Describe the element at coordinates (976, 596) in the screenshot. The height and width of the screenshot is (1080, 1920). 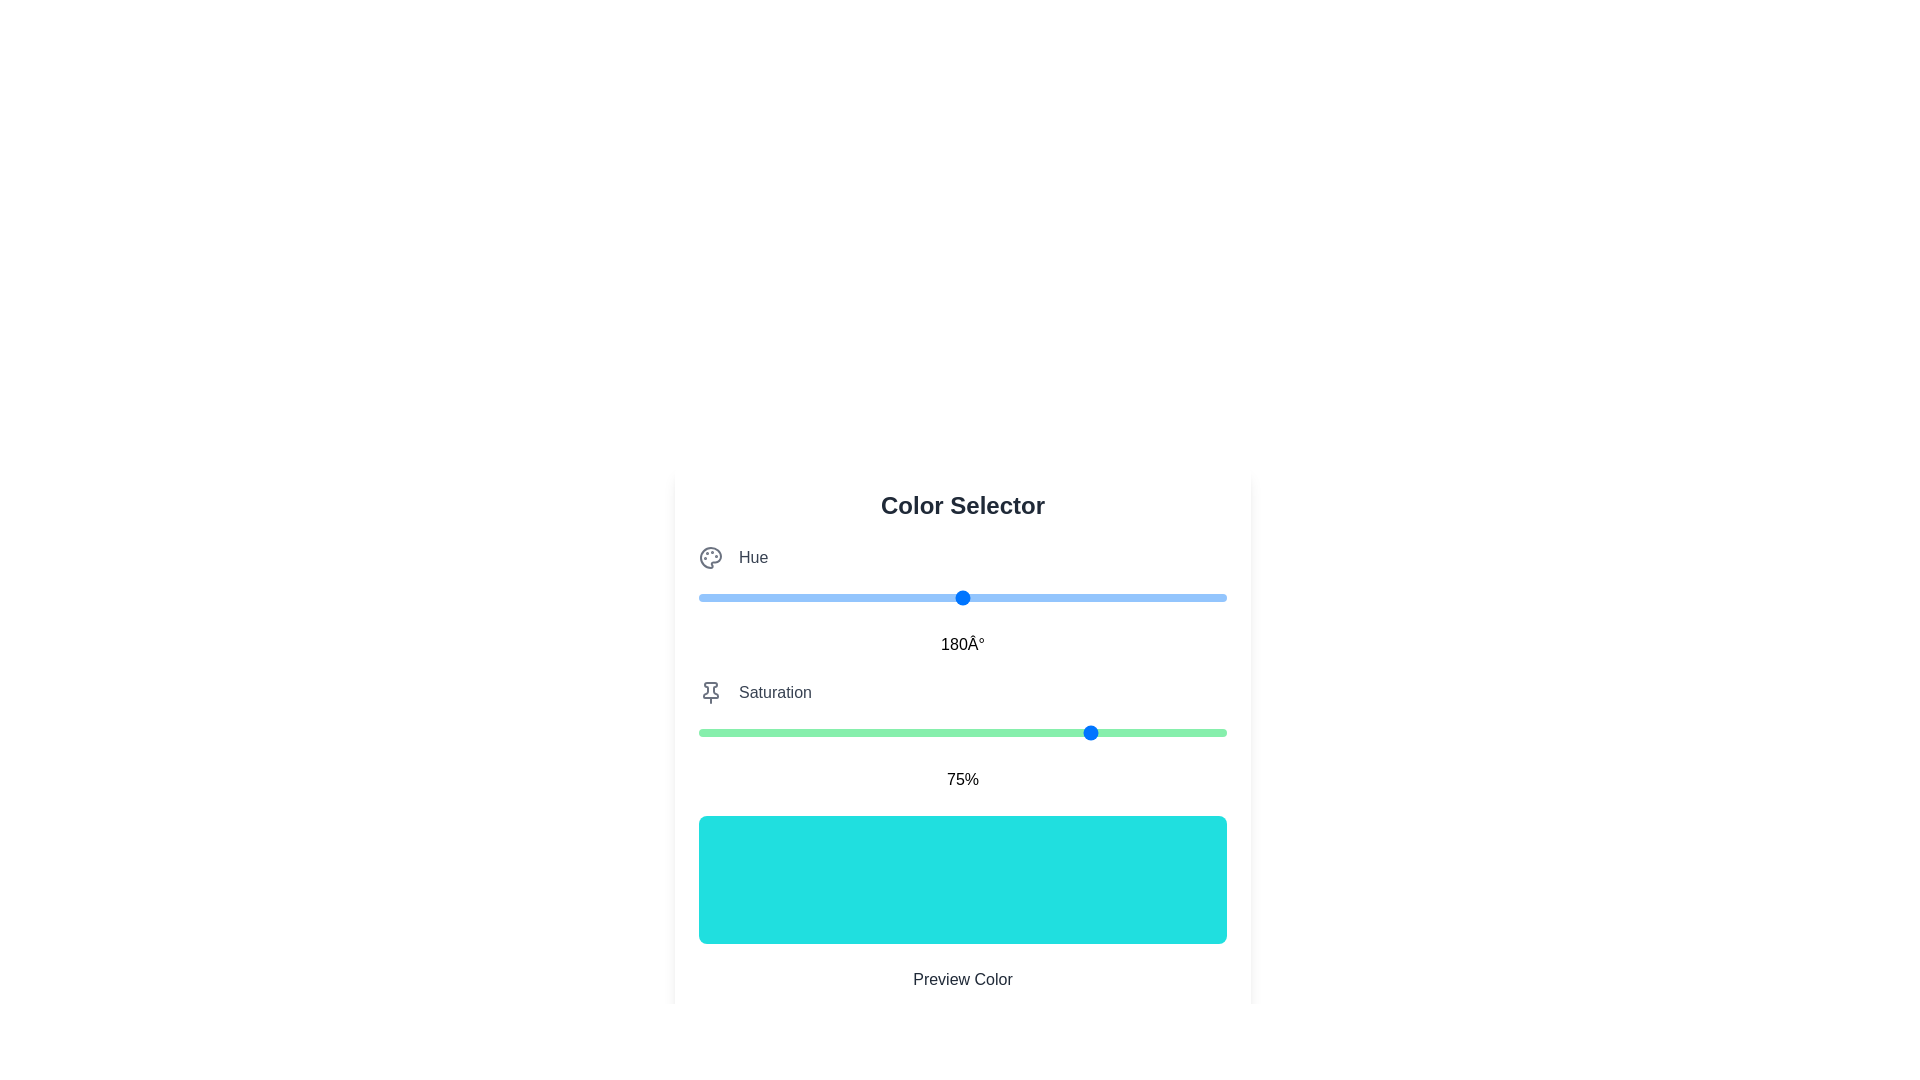
I see `the hue` at that location.